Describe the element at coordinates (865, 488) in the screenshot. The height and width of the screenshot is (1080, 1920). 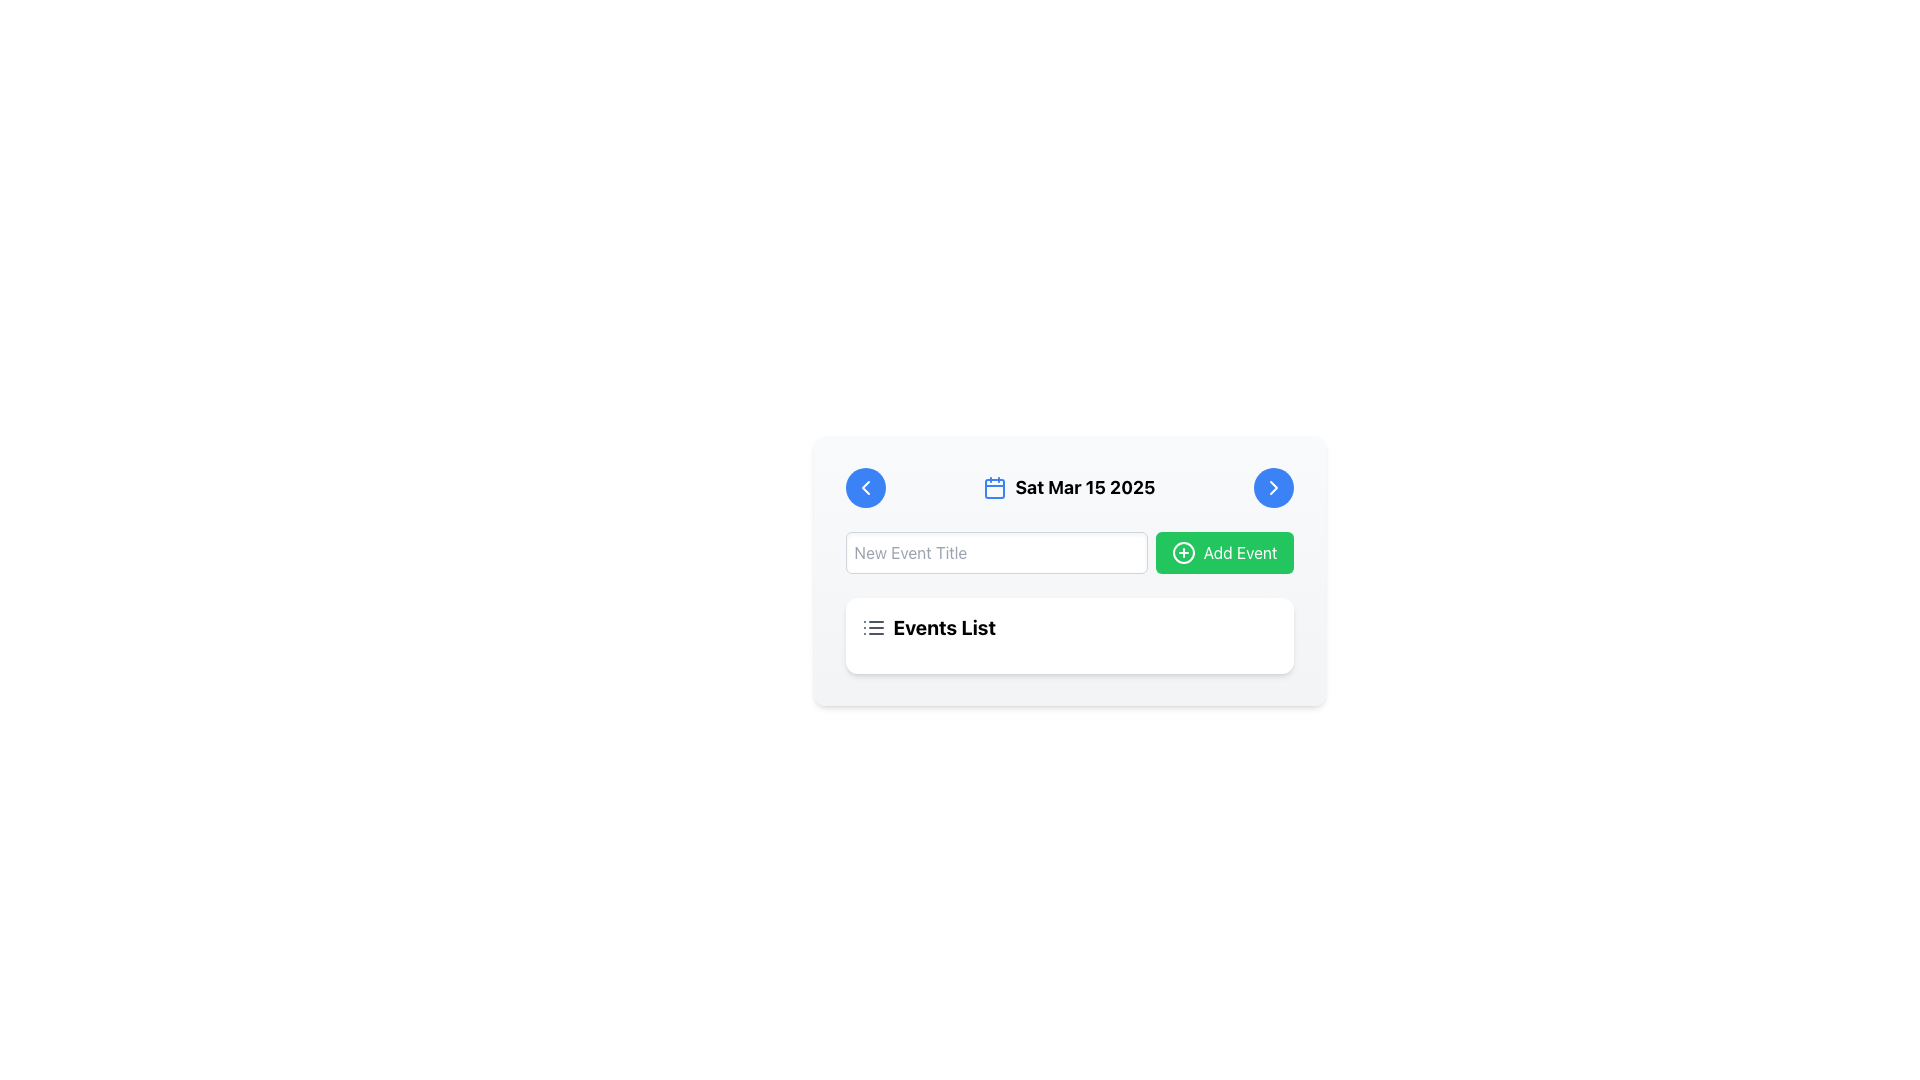
I see `the leftward-pointing chevron icon located within the blue circular button on the far left of the card header` at that location.